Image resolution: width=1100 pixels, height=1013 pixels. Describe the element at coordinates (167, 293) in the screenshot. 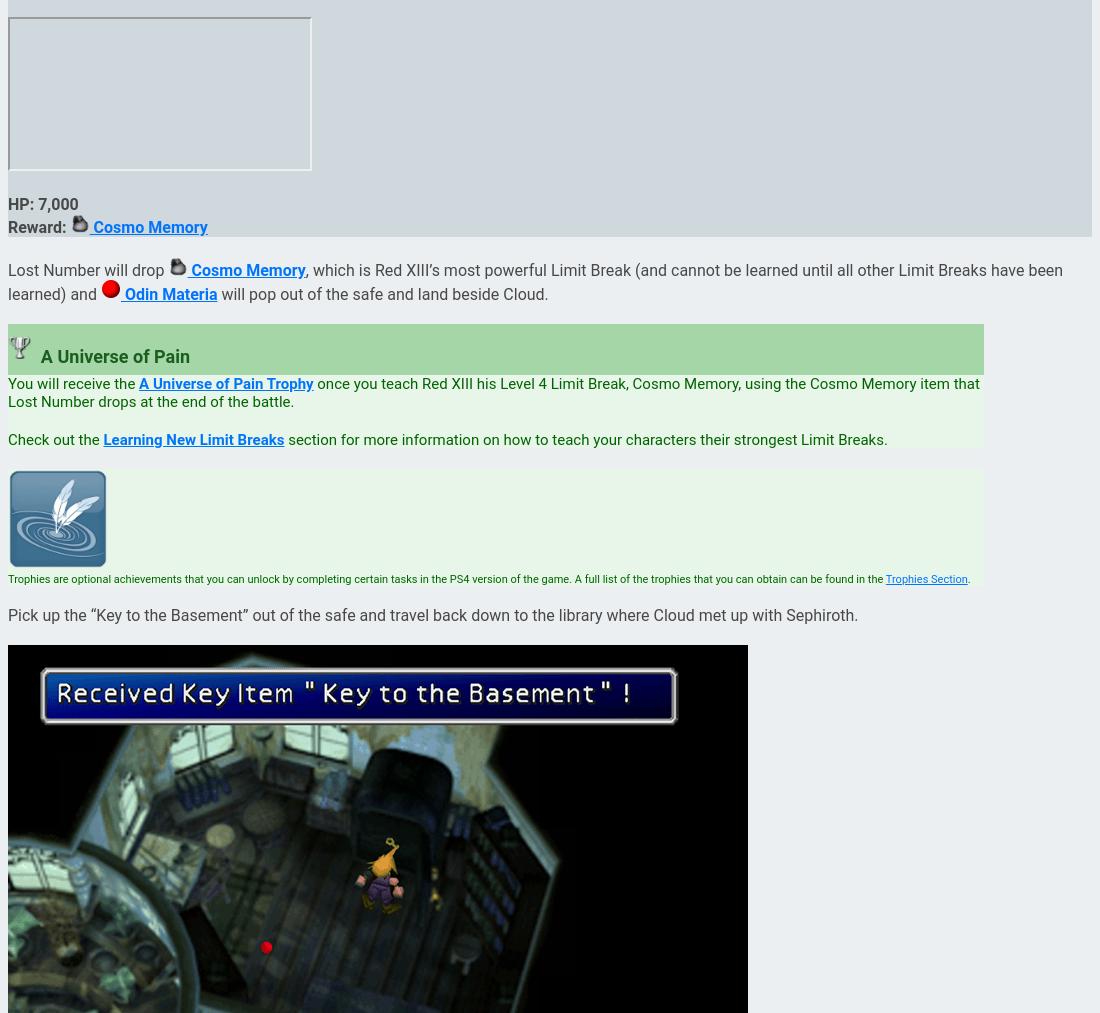

I see `'Odin Materia'` at that location.